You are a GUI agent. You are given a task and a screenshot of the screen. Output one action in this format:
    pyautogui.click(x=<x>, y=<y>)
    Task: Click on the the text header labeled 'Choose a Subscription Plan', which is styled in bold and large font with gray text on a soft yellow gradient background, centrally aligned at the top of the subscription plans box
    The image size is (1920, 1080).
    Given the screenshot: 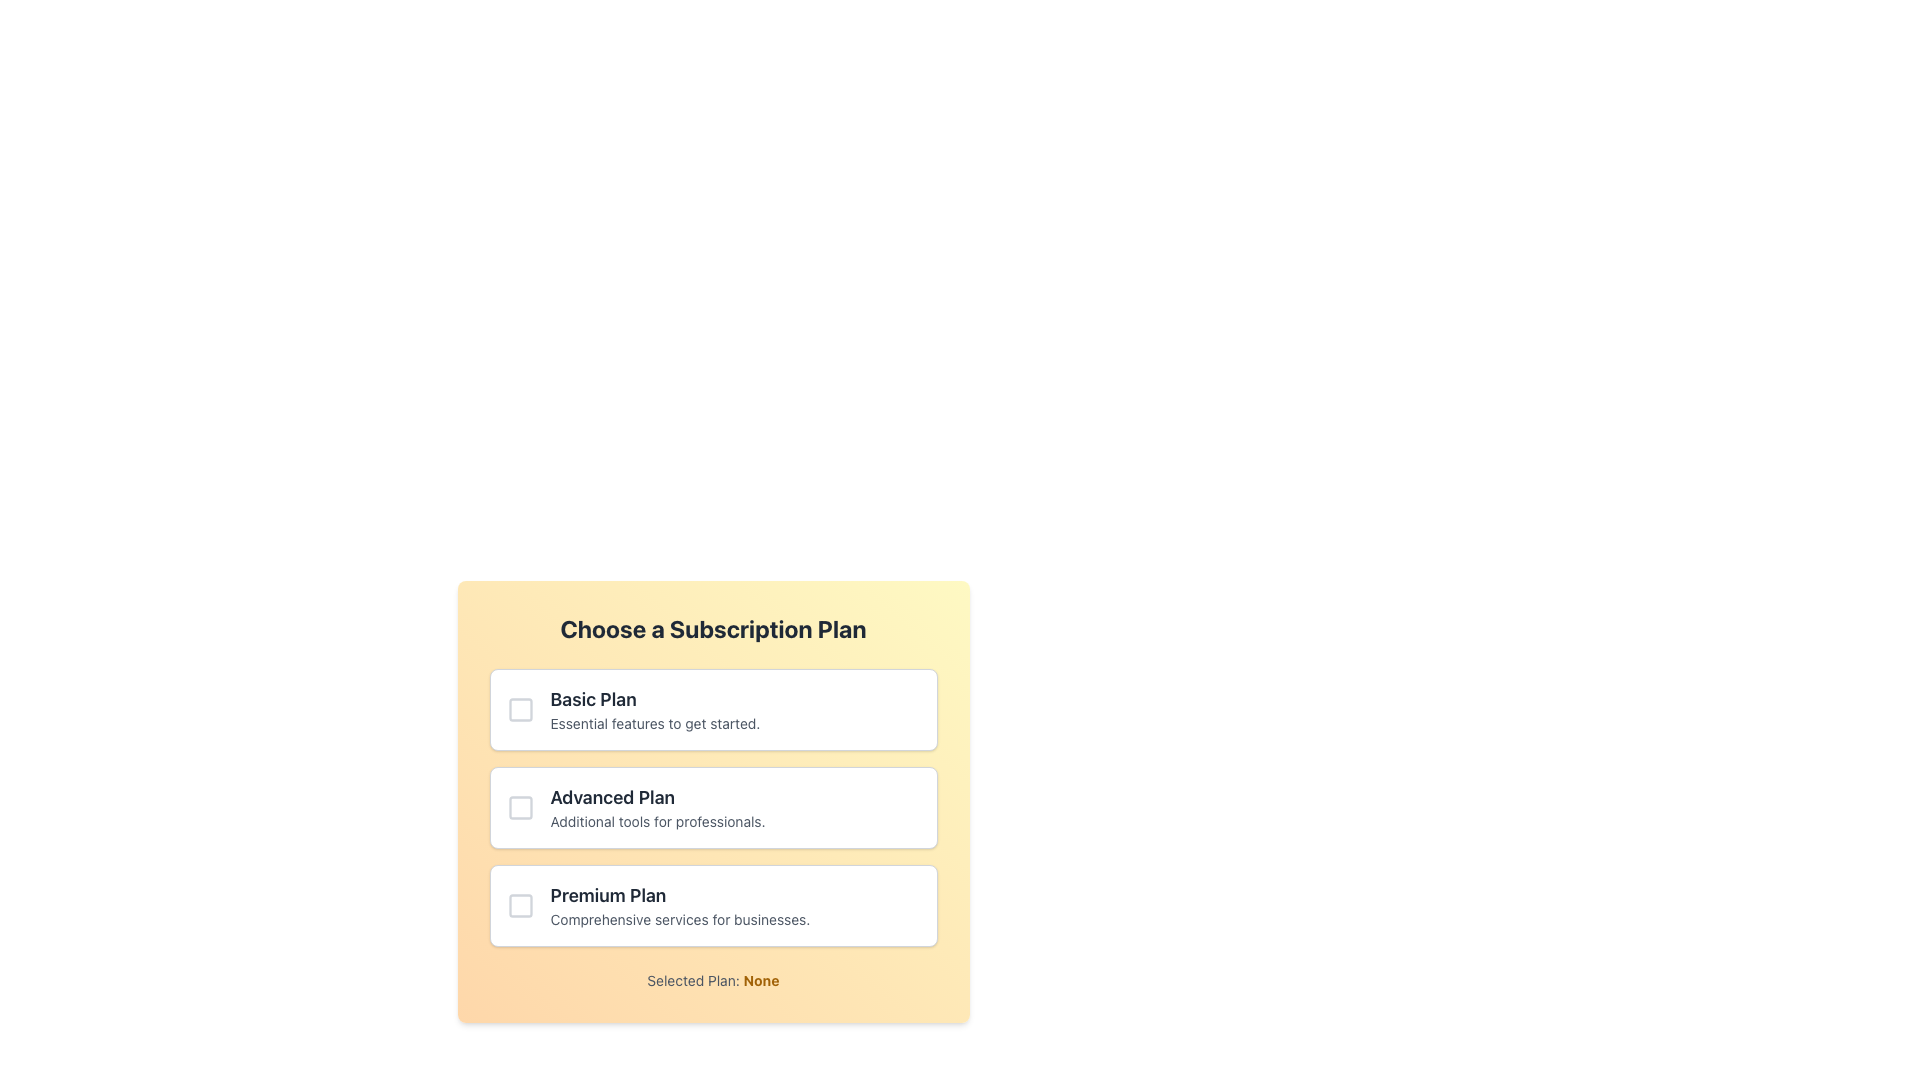 What is the action you would take?
    pyautogui.click(x=713, y=627)
    